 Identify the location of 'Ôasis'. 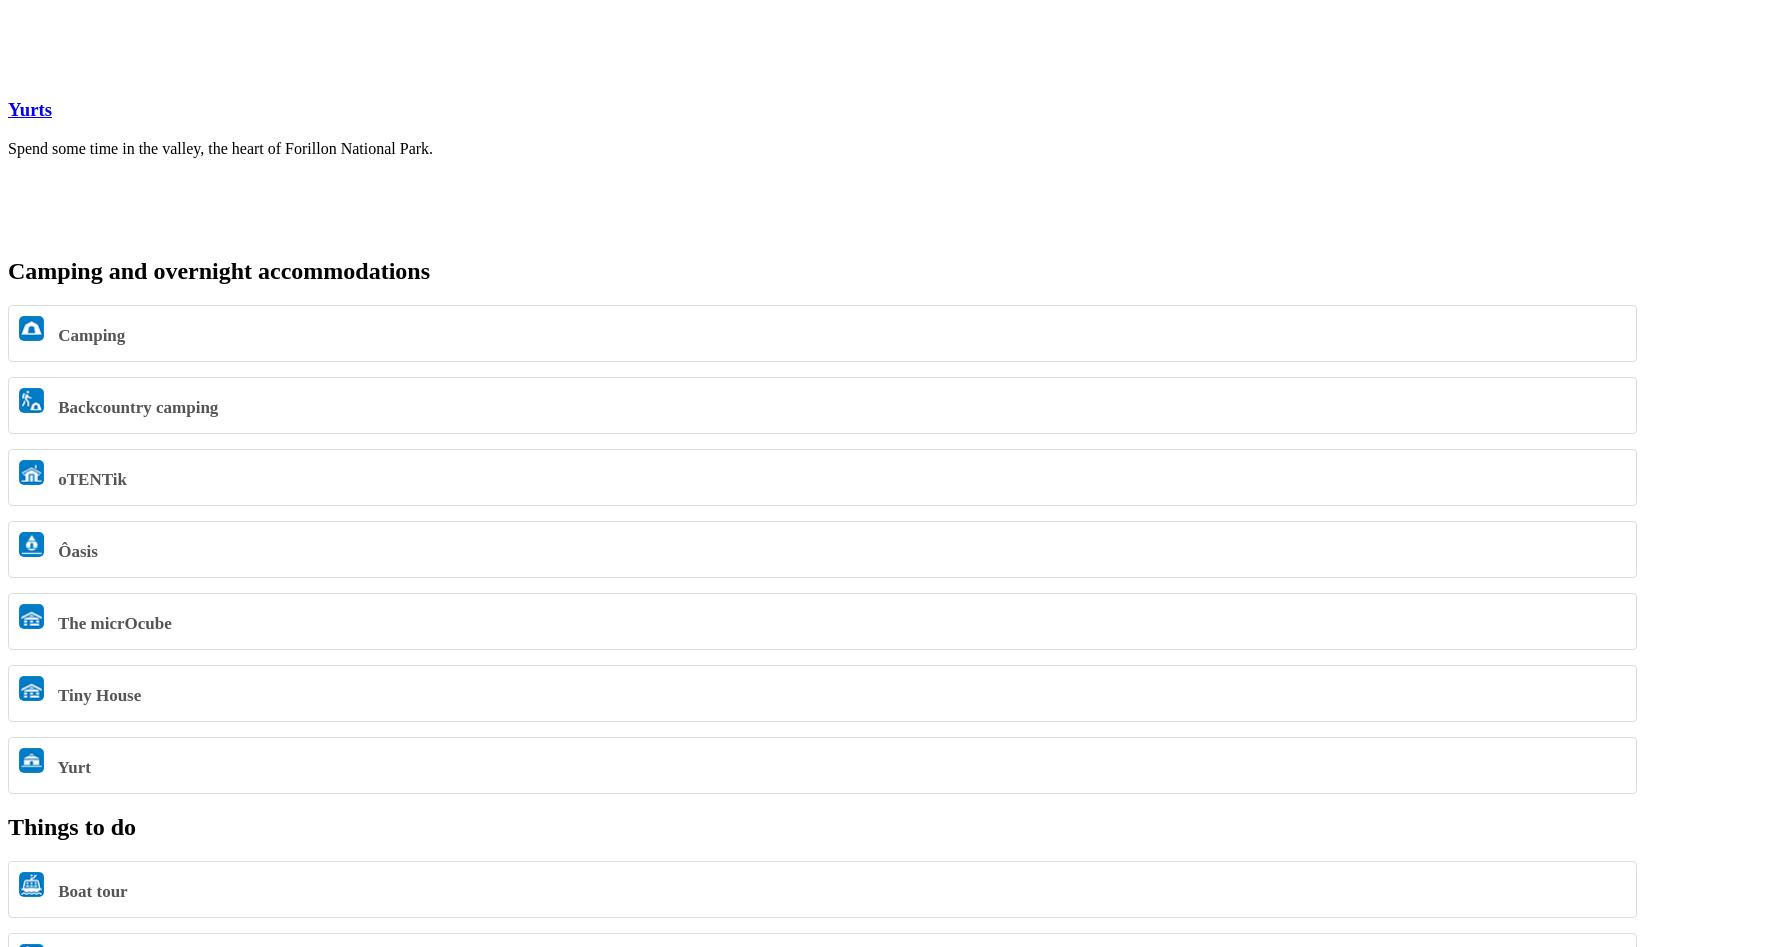
(75, 549).